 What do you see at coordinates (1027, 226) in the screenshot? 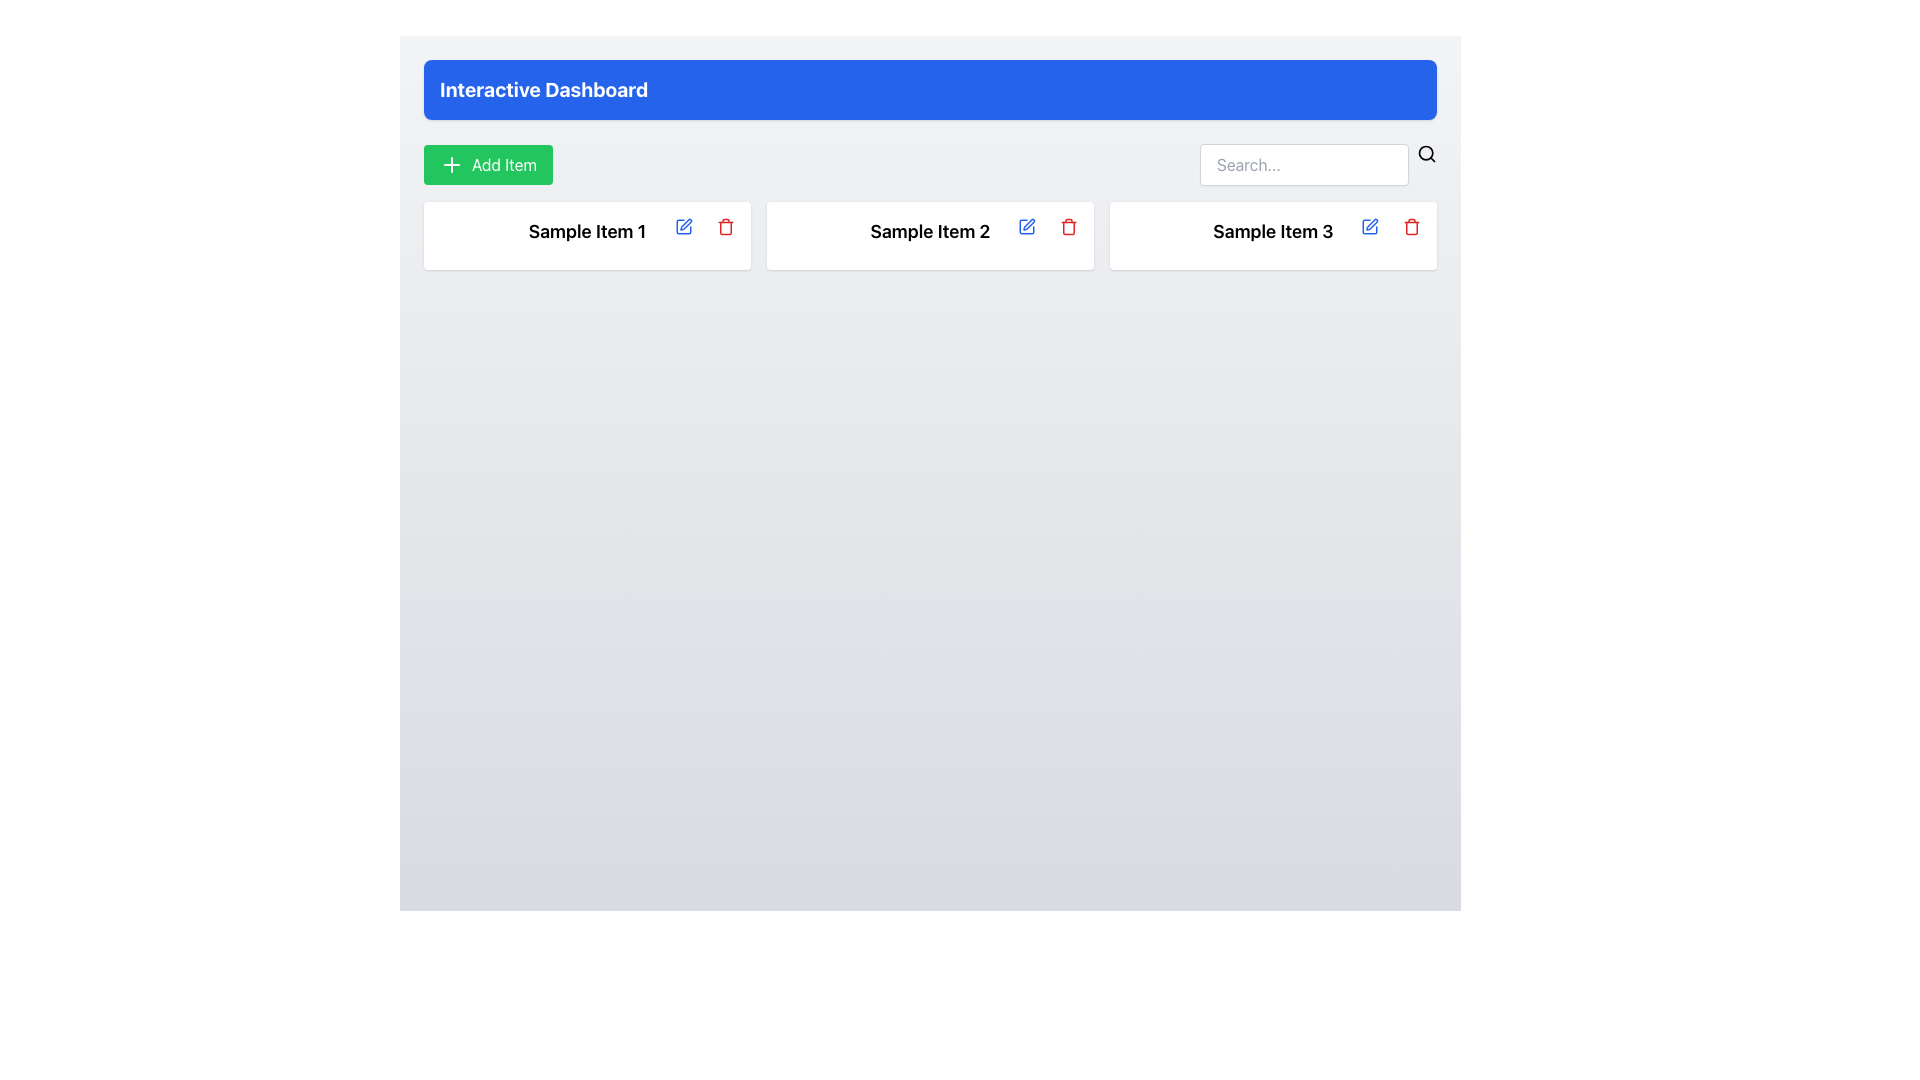
I see `SVG graphical component representing edit functionality, located within the icon set adjacent to 'Sample Item 2'` at bounding box center [1027, 226].